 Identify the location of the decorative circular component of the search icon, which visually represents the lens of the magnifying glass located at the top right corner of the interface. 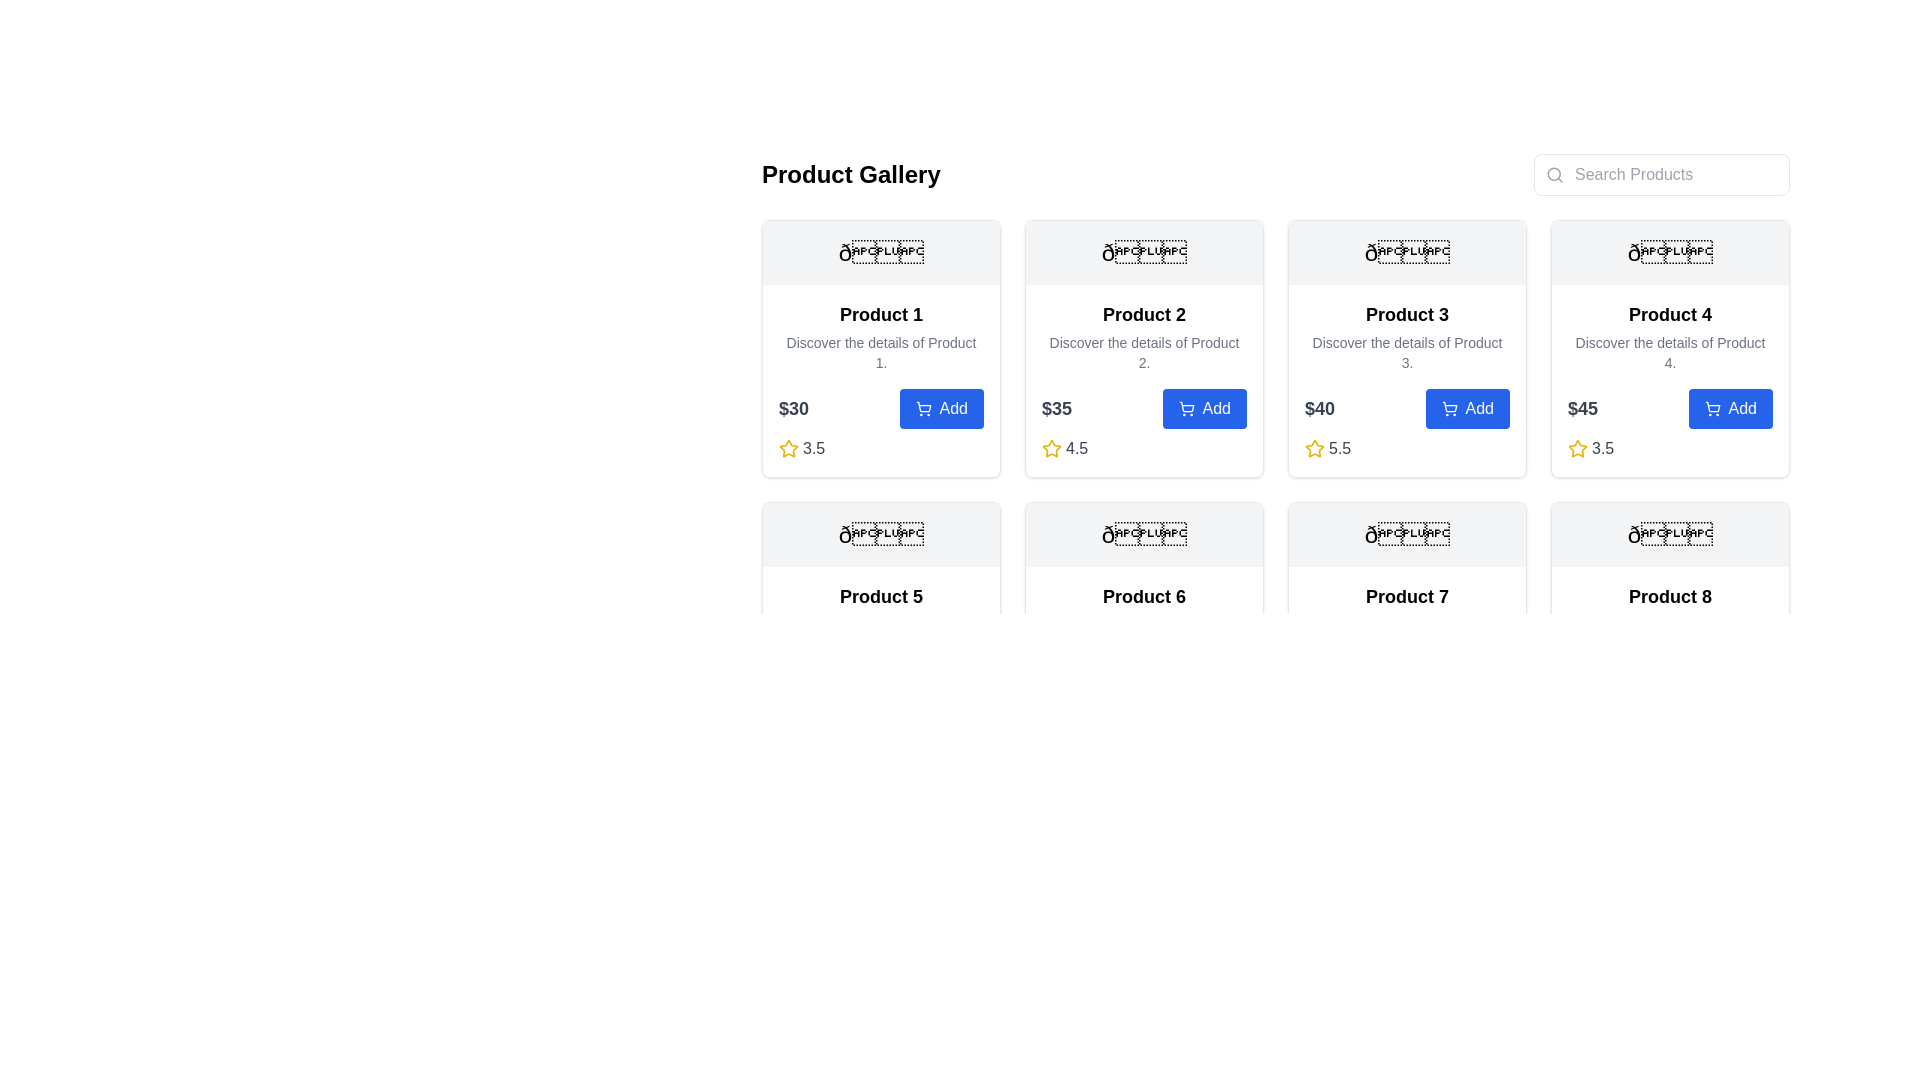
(1553, 173).